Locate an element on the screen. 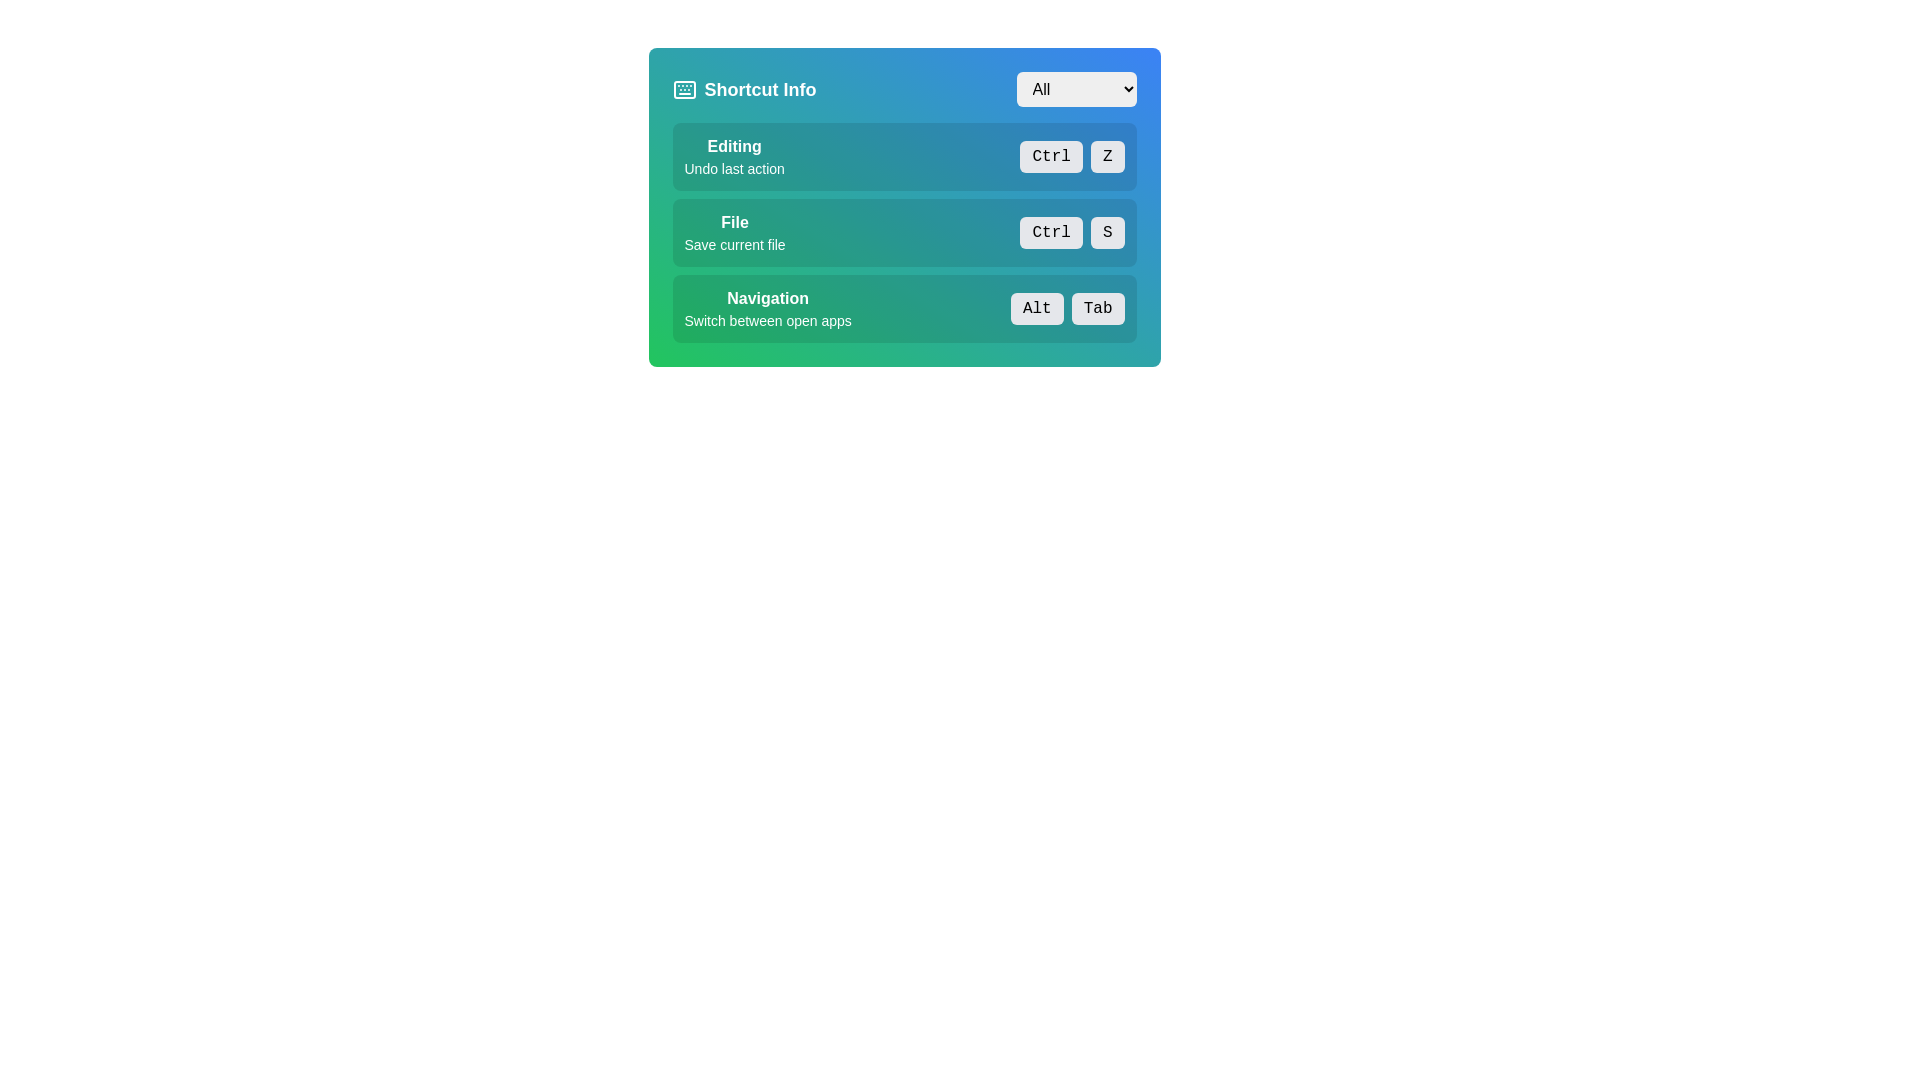 The width and height of the screenshot is (1920, 1080). the static text label representing the 'Ctrl' keyboard shortcut key in the 'Shortcut Info' panel is located at coordinates (1050, 231).